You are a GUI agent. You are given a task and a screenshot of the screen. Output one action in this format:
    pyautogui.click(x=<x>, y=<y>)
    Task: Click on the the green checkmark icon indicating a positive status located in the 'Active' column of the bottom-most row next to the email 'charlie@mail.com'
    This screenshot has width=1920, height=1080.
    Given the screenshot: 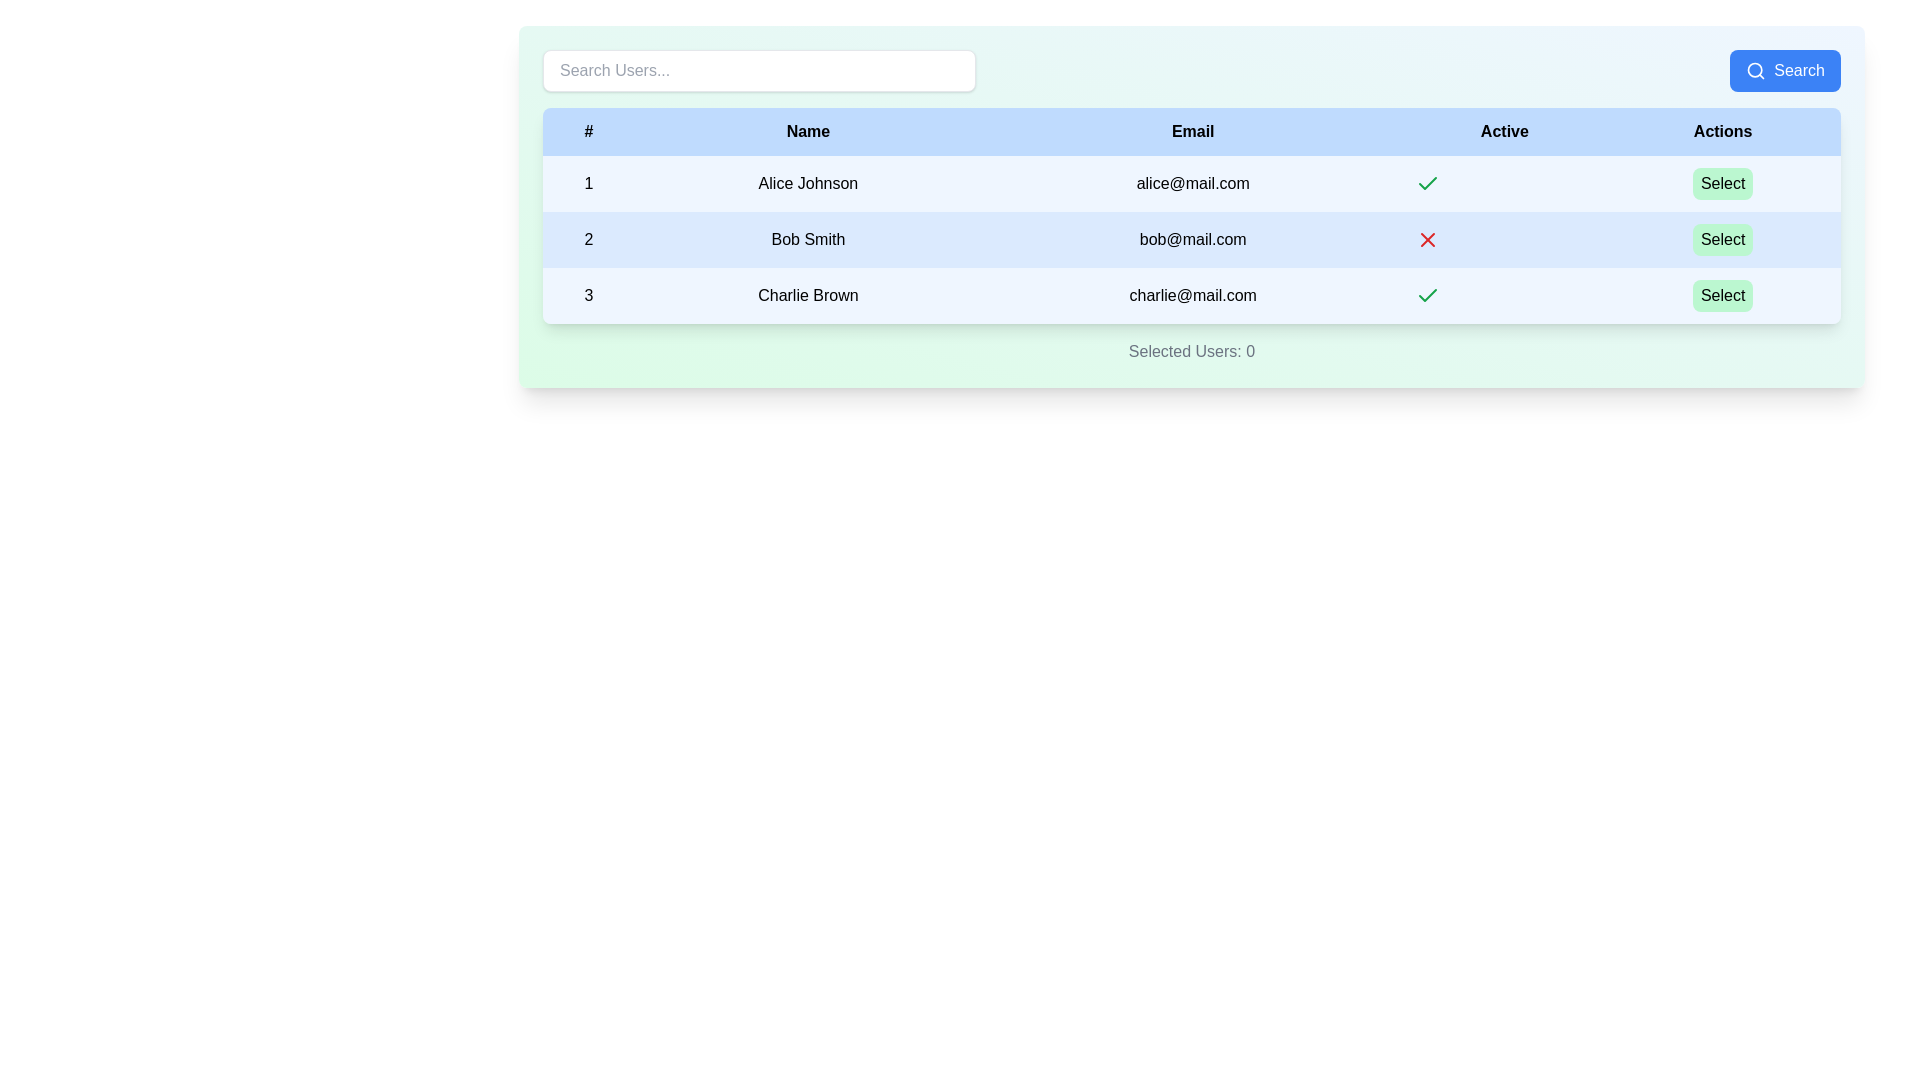 What is the action you would take?
    pyautogui.click(x=1427, y=296)
    